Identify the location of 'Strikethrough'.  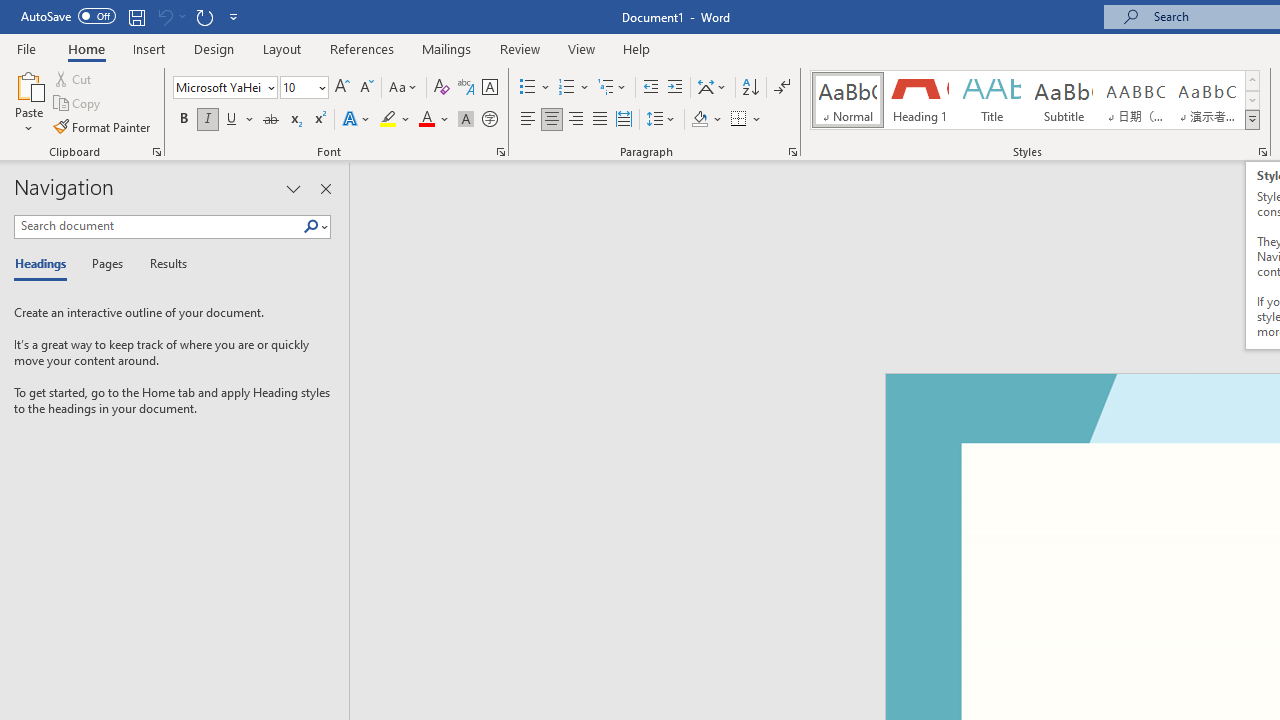
(269, 119).